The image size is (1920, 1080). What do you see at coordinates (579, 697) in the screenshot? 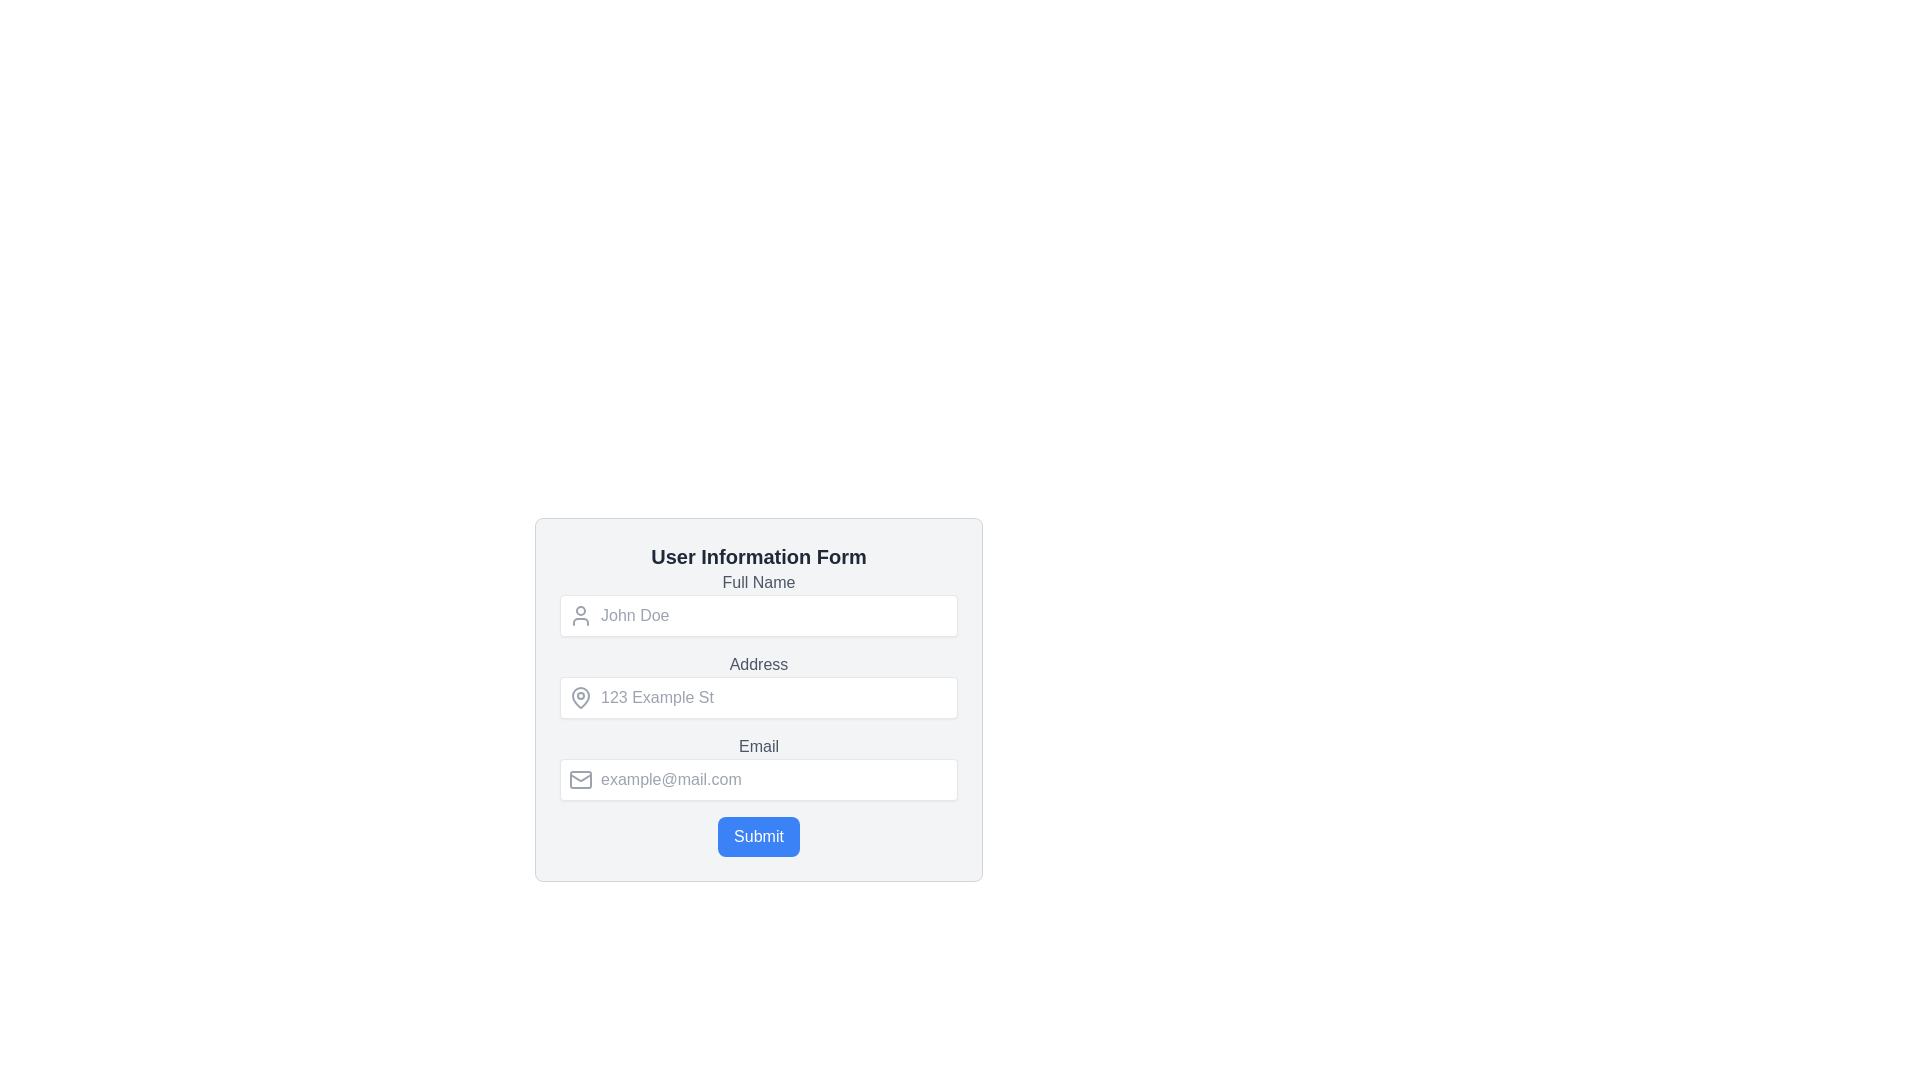
I see `the location icon that signifies the address input field, positioned to the left of the input field labeled '123 Example St'` at bounding box center [579, 697].